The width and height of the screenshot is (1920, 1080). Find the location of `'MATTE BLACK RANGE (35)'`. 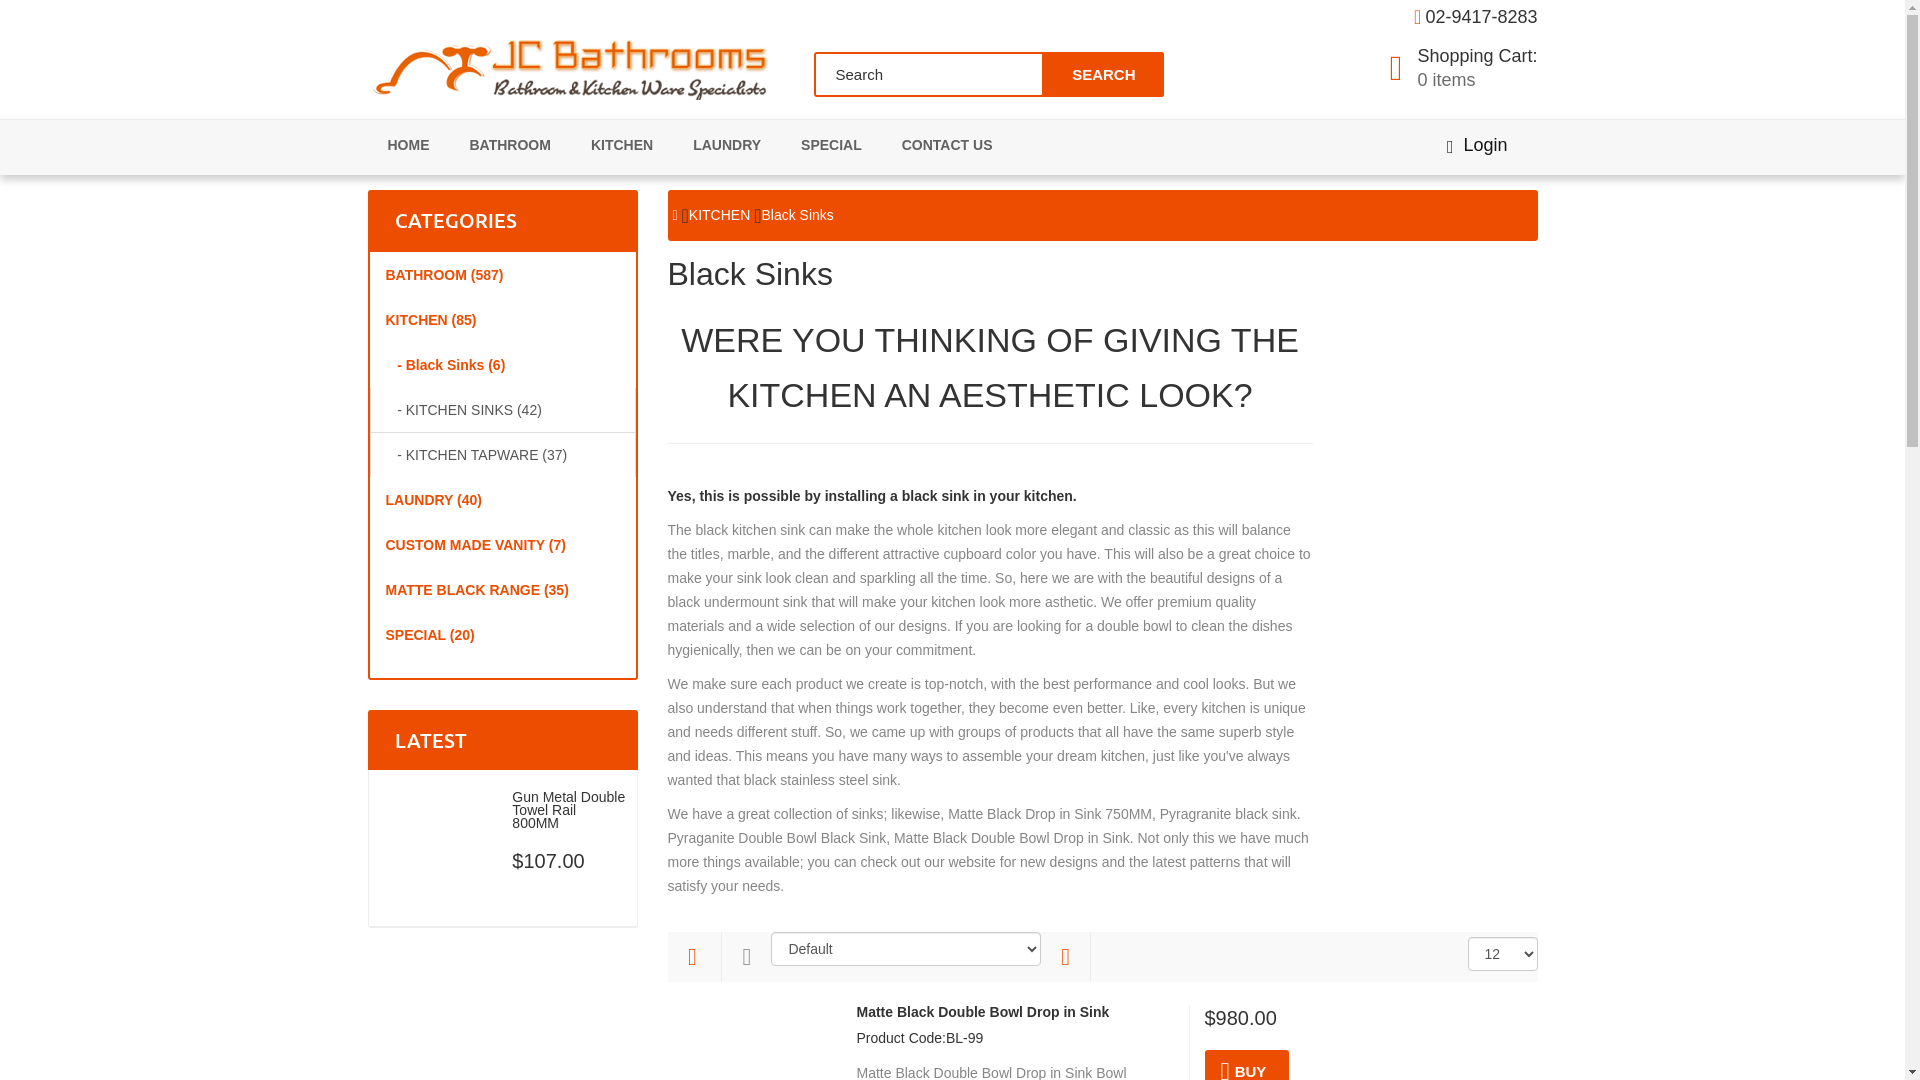

'MATTE BLACK RANGE (35)' is located at coordinates (503, 589).